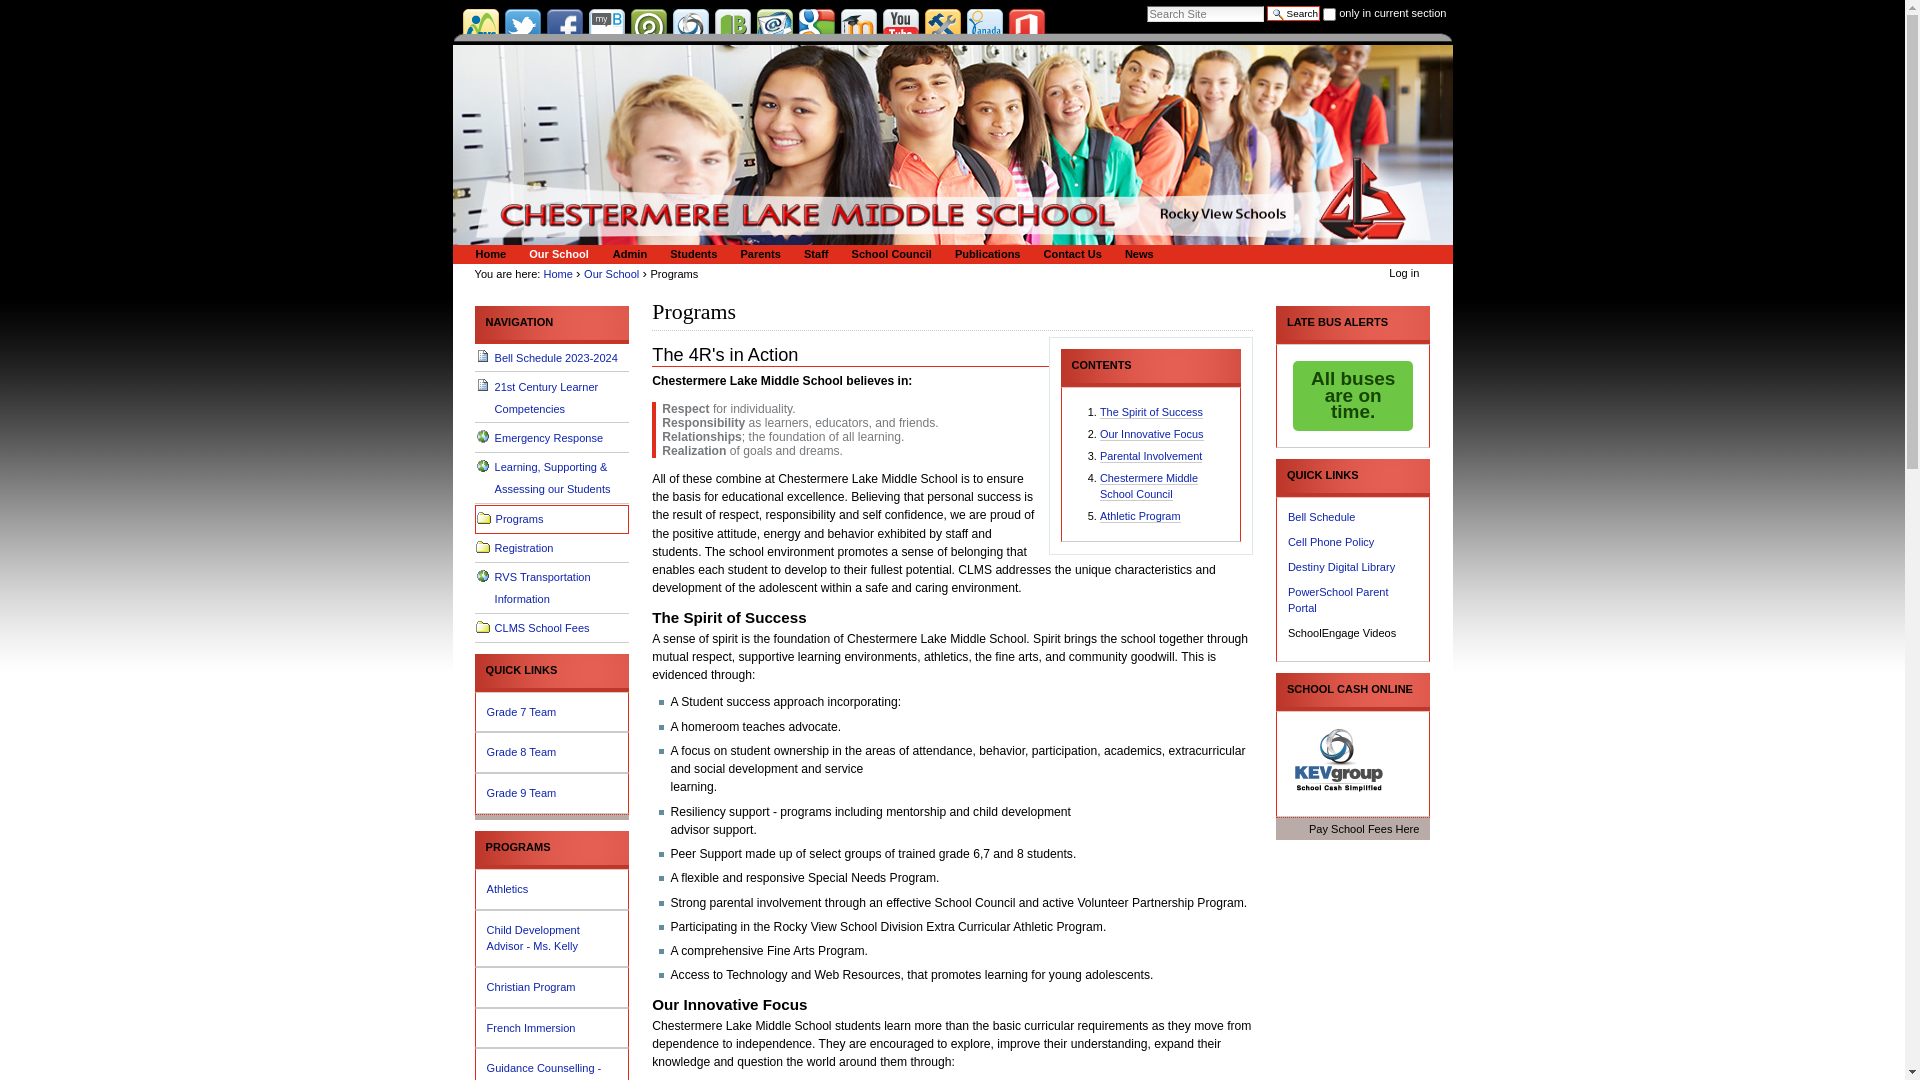 Image resolution: width=1920 pixels, height=1080 pixels. What do you see at coordinates (552, 397) in the screenshot?
I see `'21st Century Learner Competencies'` at bounding box center [552, 397].